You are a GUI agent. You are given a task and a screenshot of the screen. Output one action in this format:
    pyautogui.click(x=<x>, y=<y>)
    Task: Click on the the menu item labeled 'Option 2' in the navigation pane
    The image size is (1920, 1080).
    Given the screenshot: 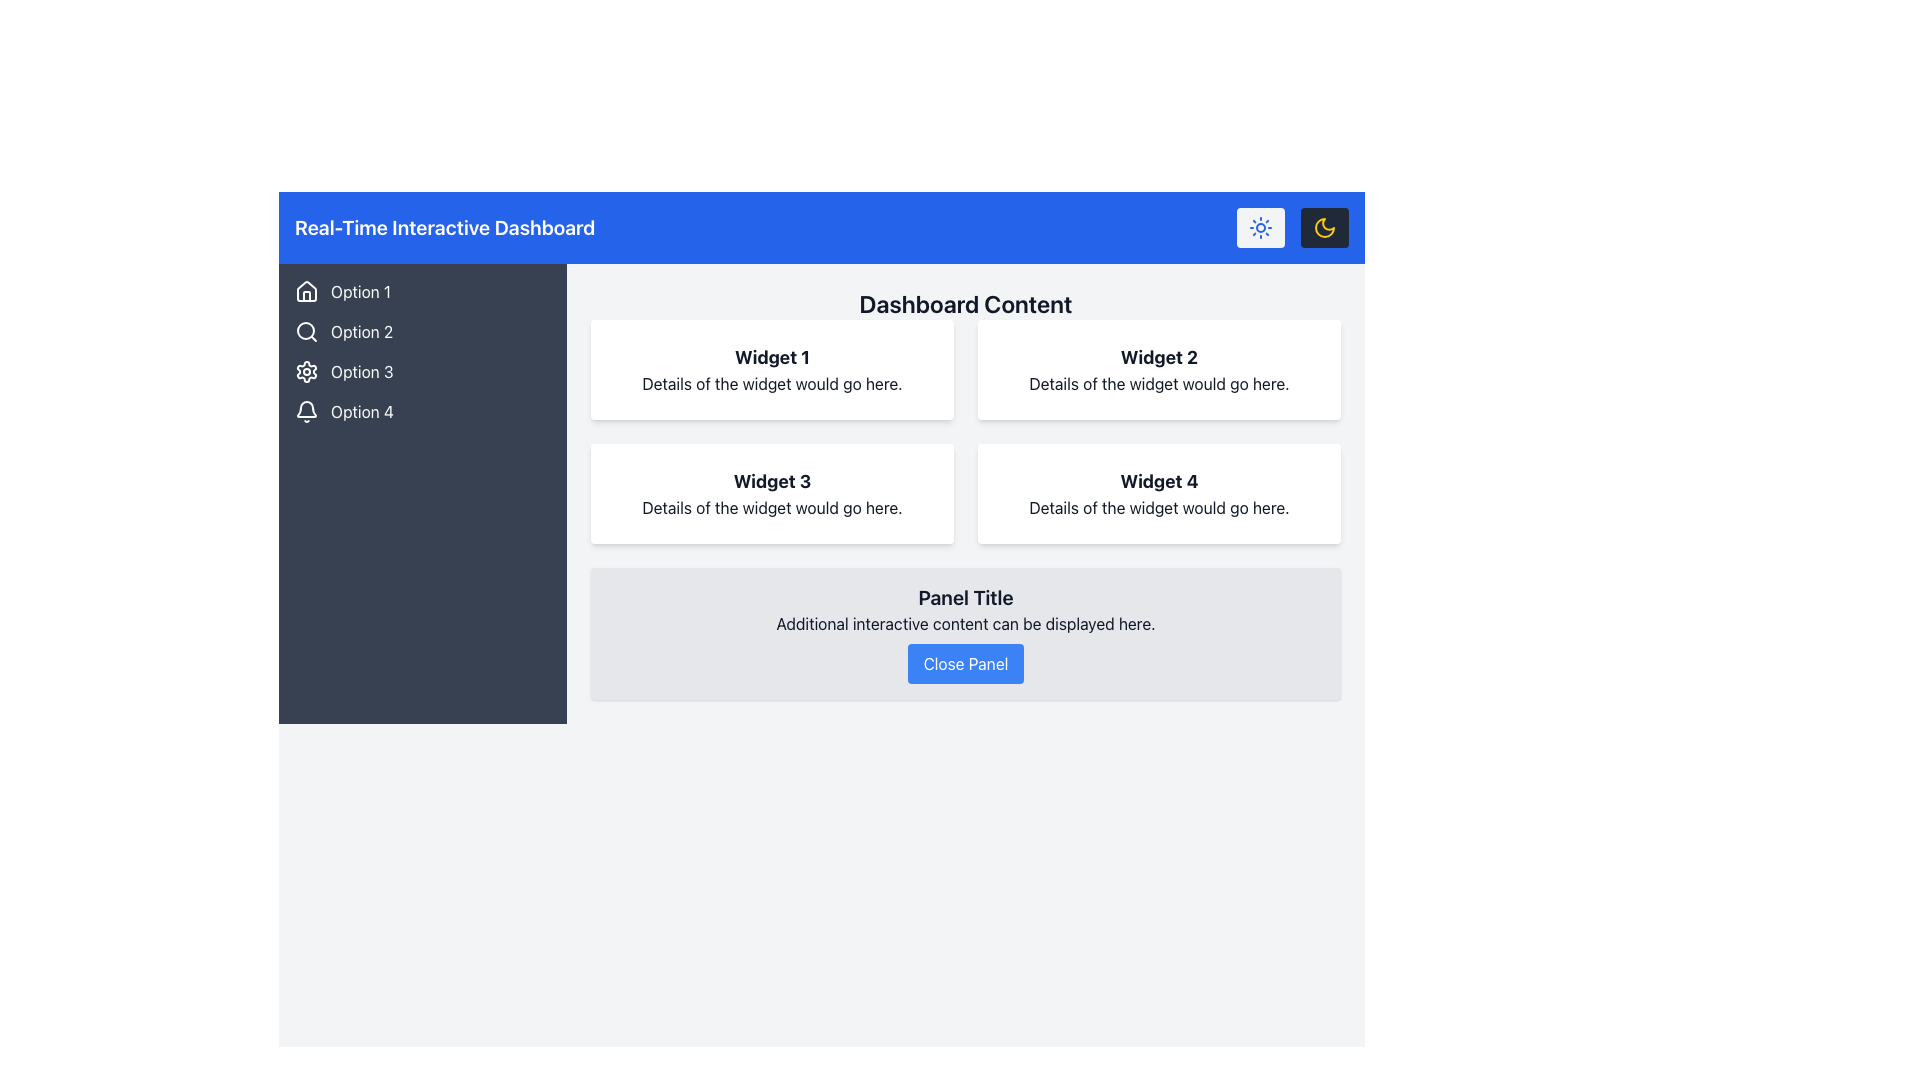 What is the action you would take?
    pyautogui.click(x=362, y=330)
    